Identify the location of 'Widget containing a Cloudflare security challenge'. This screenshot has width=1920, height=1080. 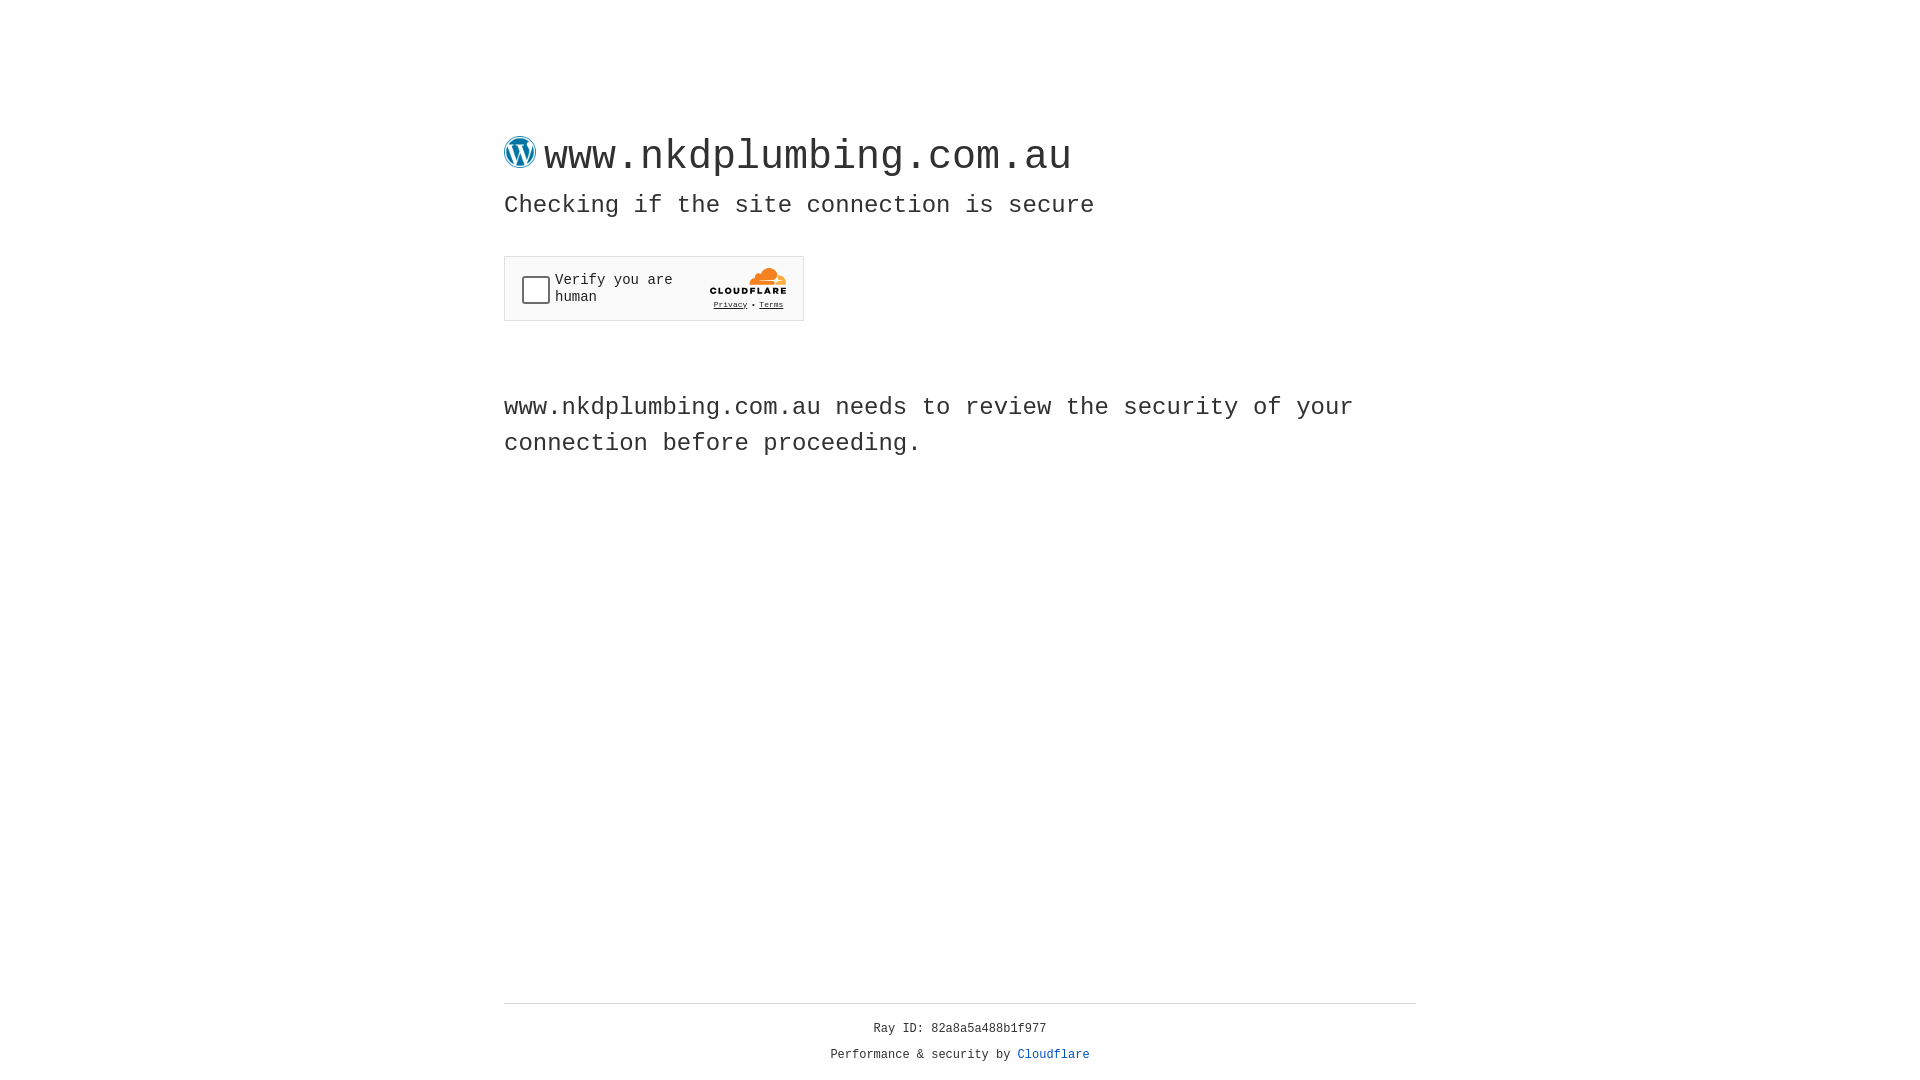
(653, 288).